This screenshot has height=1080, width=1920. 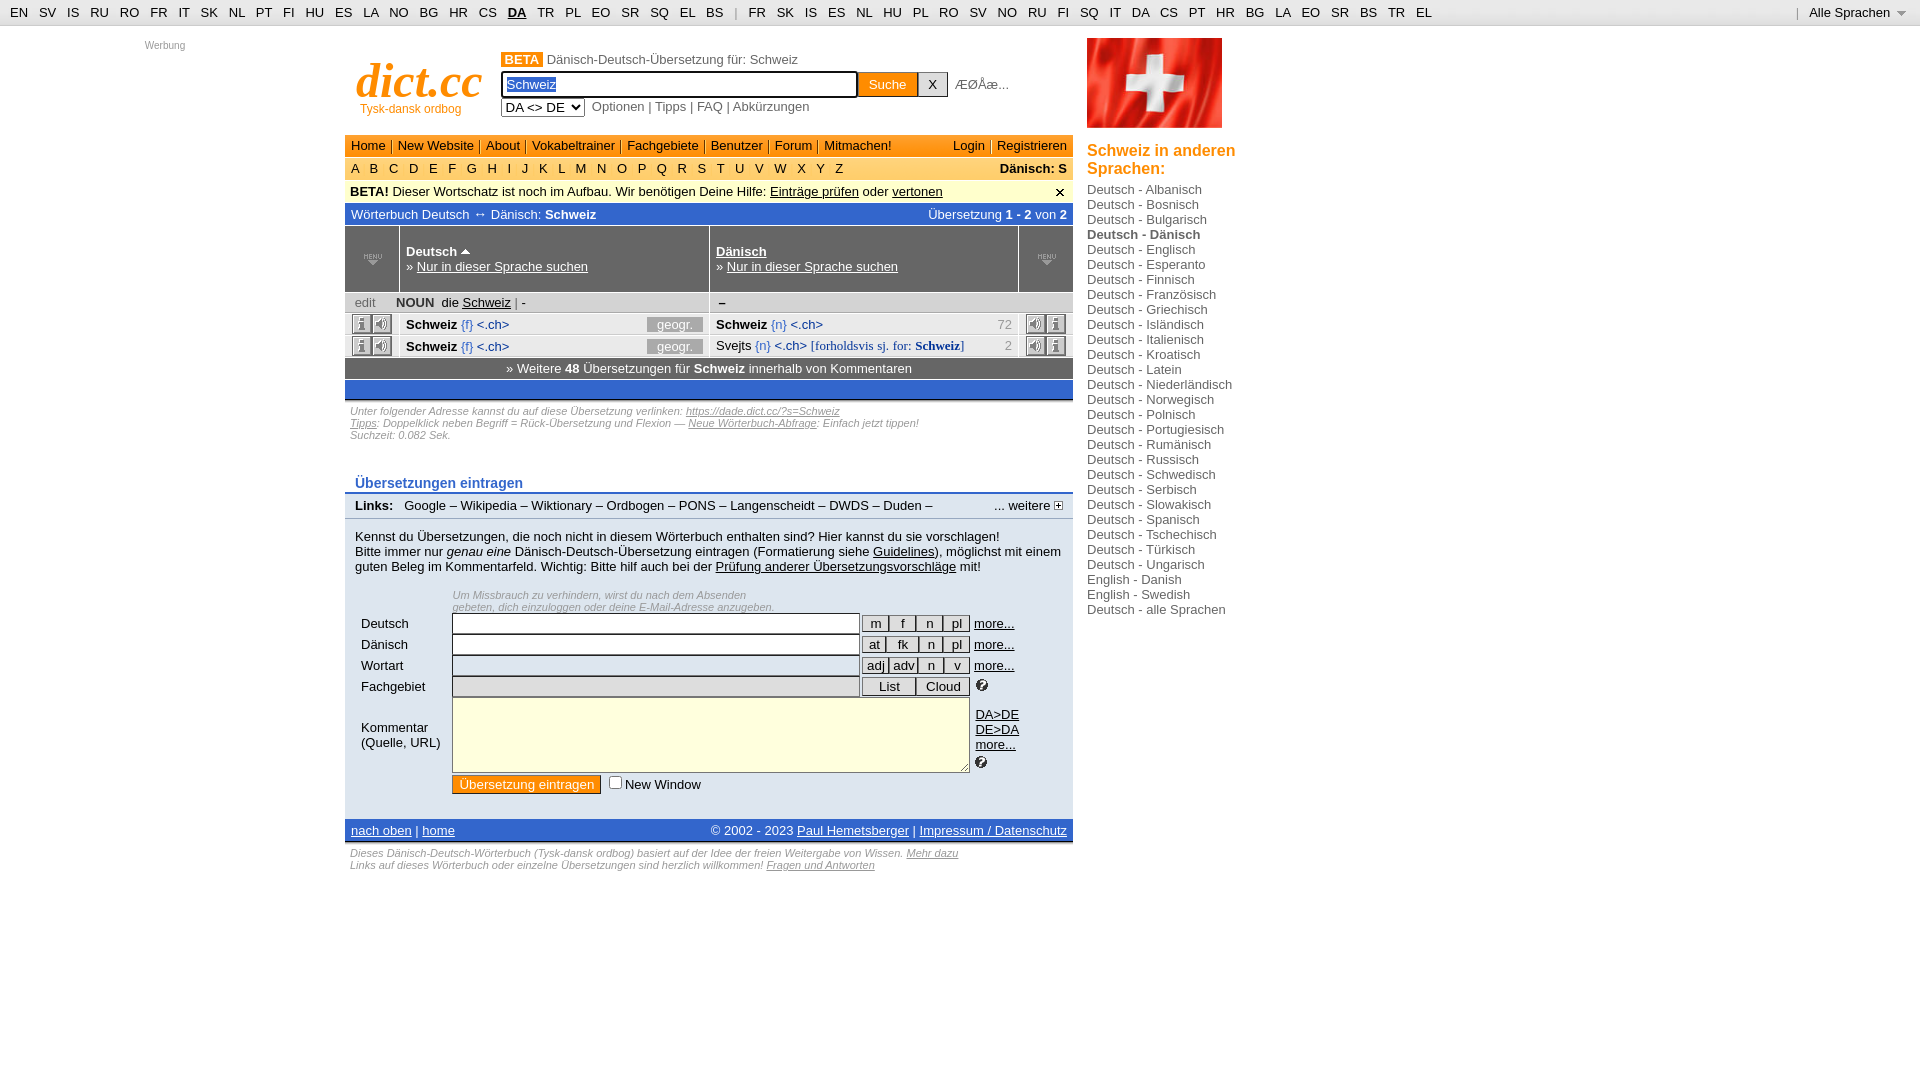 What do you see at coordinates (882, 504) in the screenshot?
I see `'Duden'` at bounding box center [882, 504].